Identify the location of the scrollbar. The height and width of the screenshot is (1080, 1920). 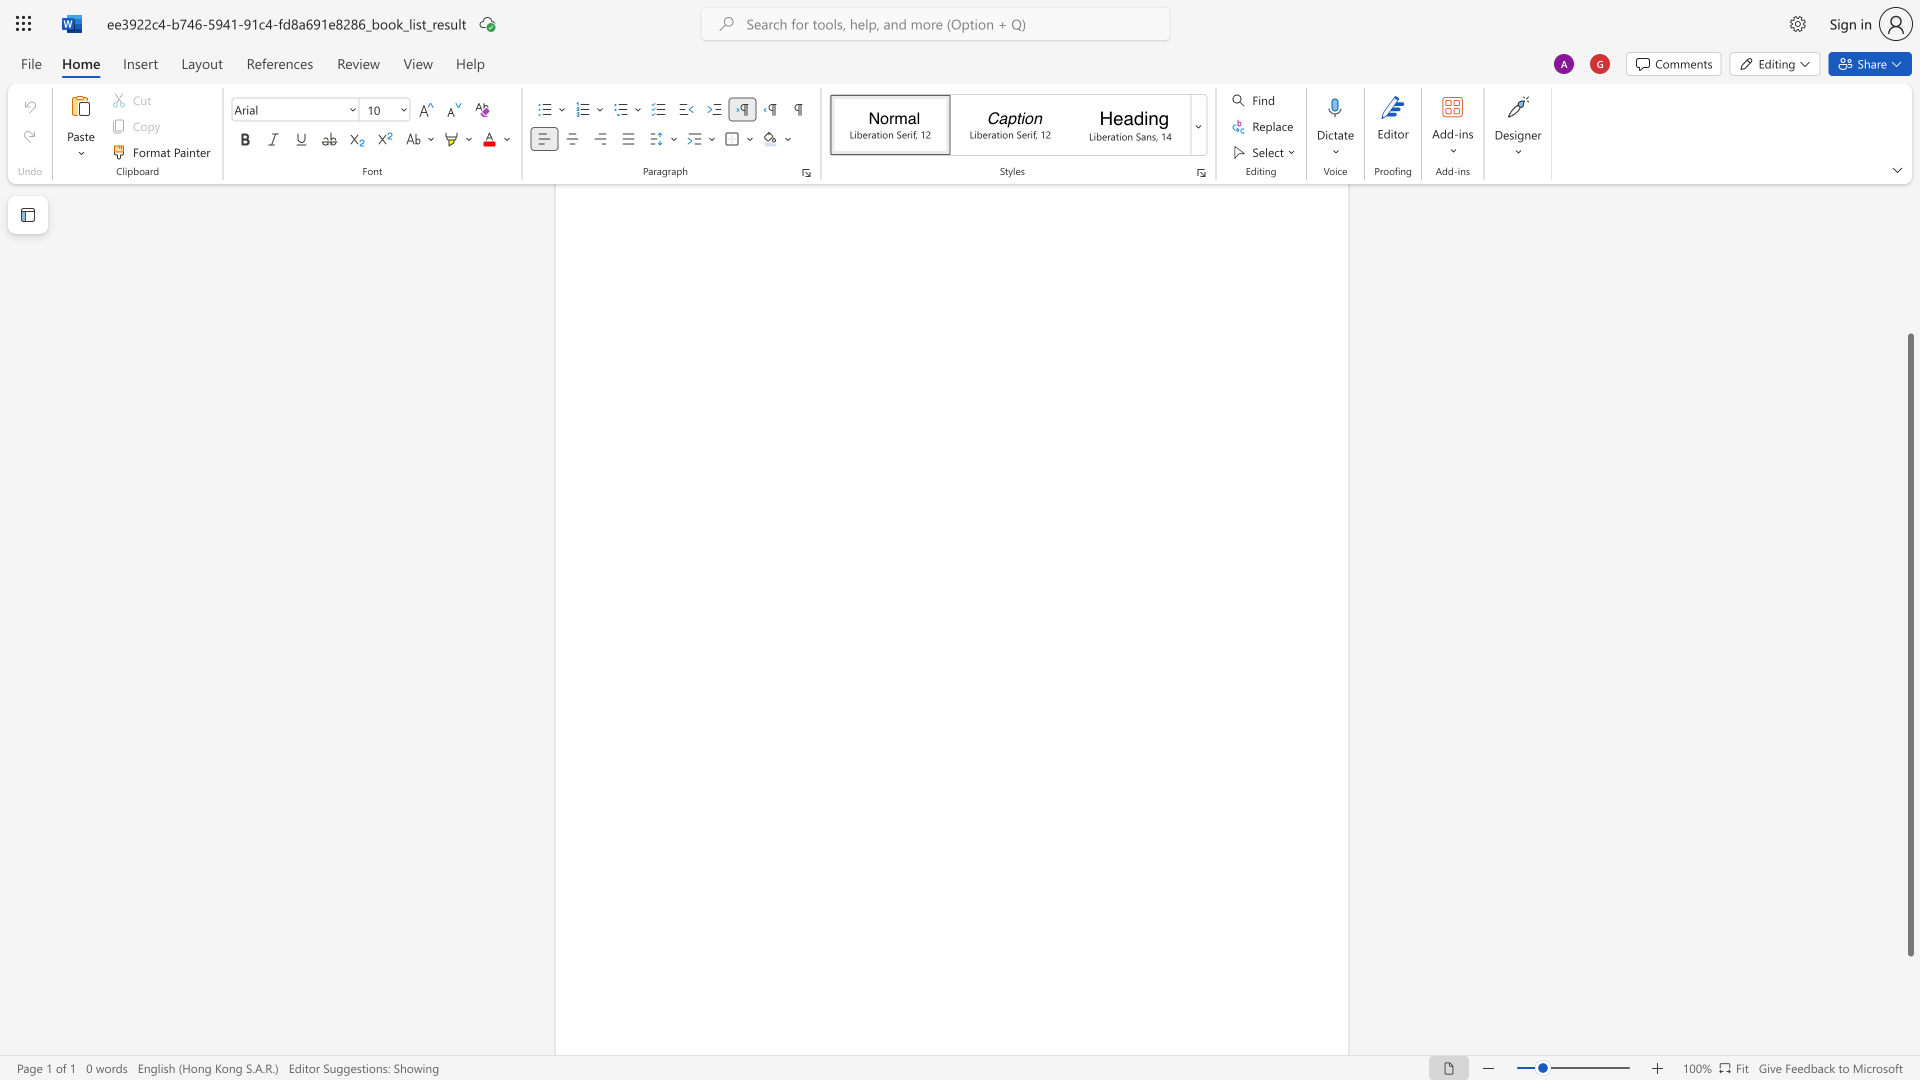
(1909, 258).